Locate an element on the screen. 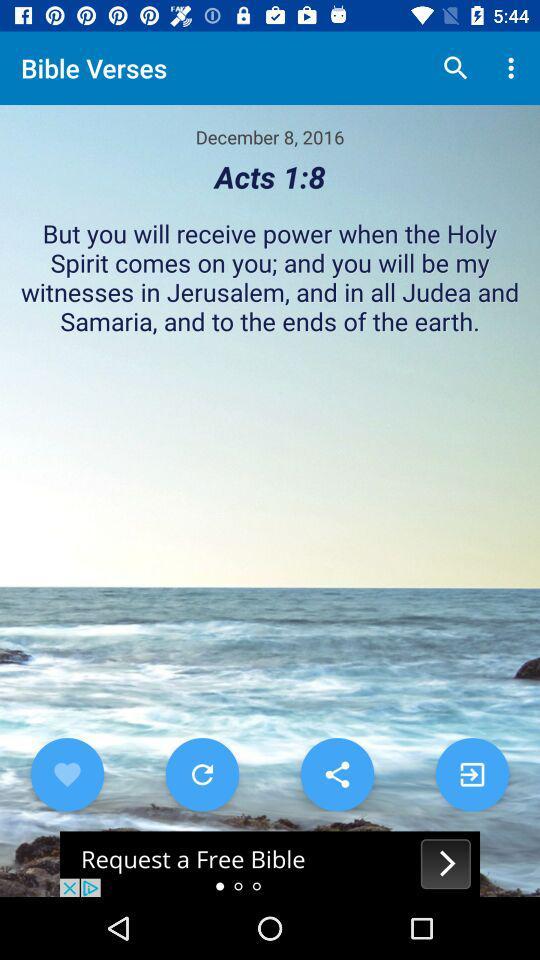 The image size is (540, 960). favorite is located at coordinates (67, 773).